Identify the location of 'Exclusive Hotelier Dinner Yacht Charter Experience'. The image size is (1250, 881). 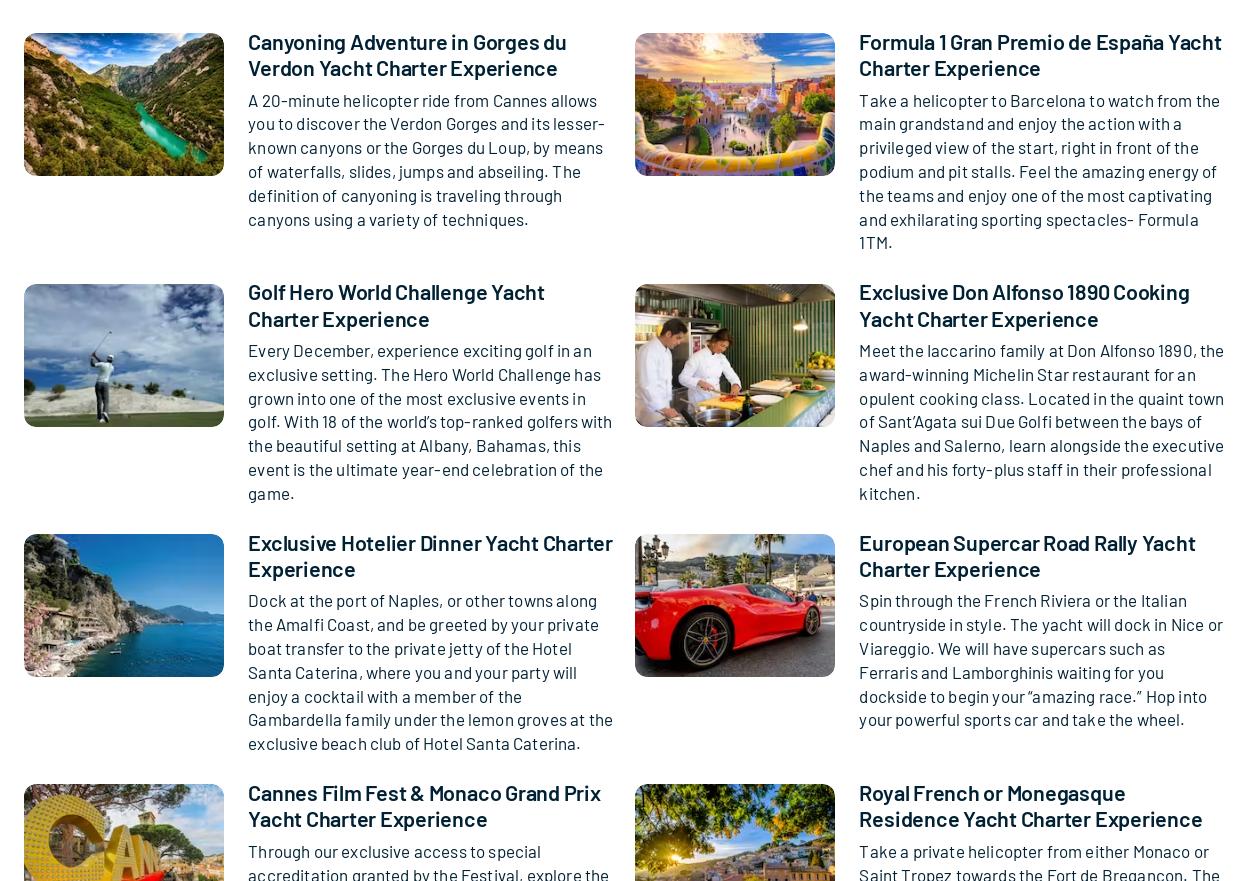
(429, 552).